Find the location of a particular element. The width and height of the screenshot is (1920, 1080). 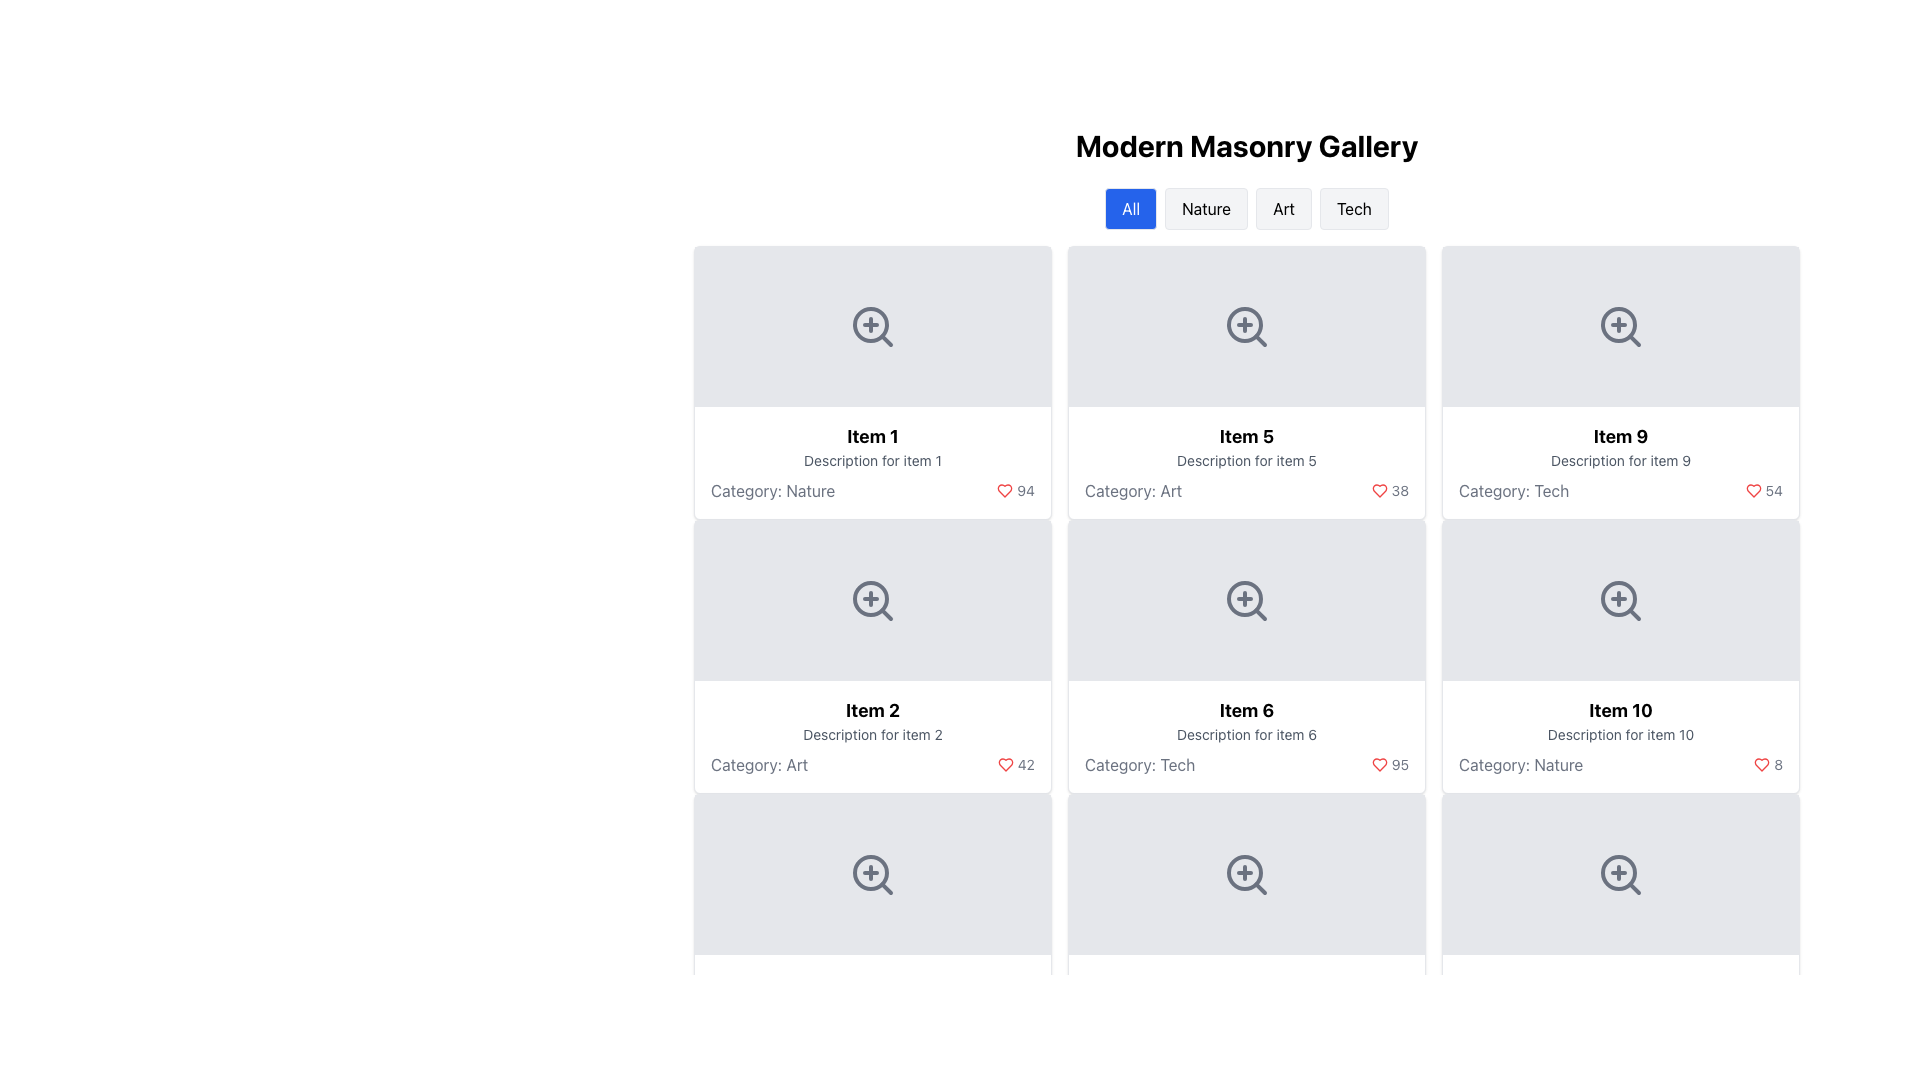

the circular element of the zoom-in icon located in the bottom-right card ('Item 10') of the interface is located at coordinates (1618, 871).